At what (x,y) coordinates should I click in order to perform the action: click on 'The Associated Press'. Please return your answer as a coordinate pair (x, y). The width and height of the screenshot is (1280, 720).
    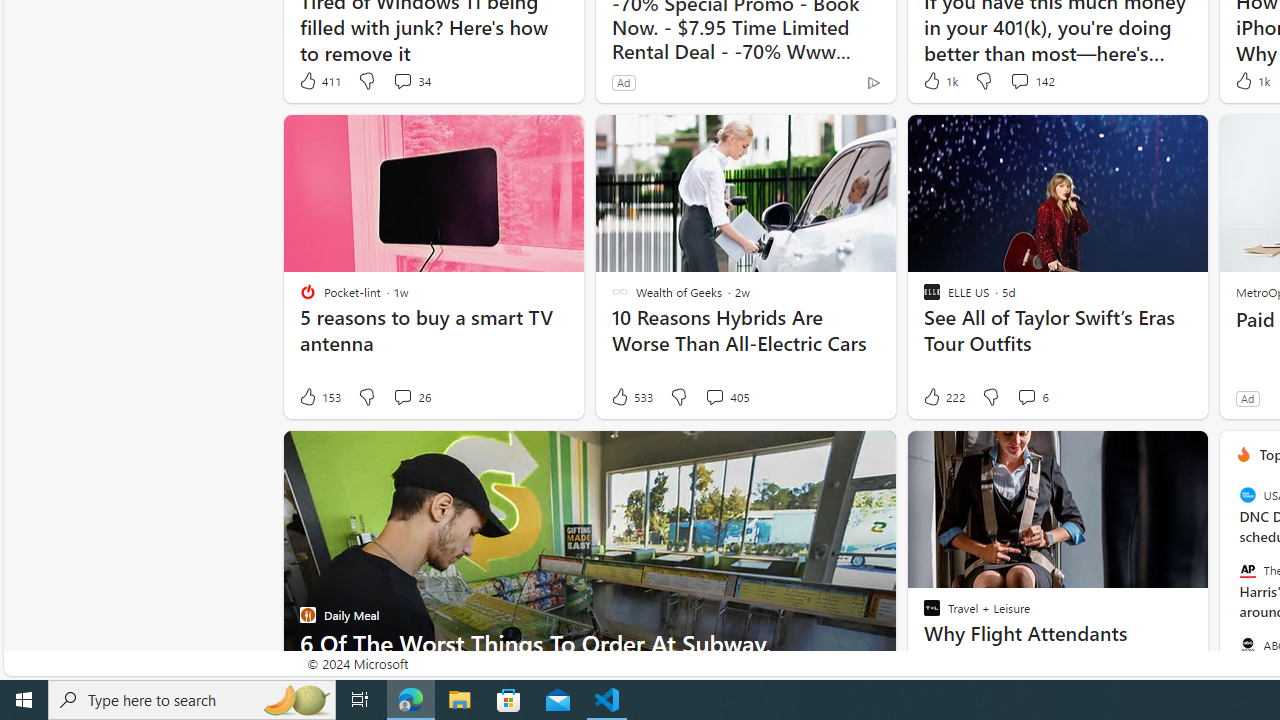
    Looking at the image, I should click on (1246, 570).